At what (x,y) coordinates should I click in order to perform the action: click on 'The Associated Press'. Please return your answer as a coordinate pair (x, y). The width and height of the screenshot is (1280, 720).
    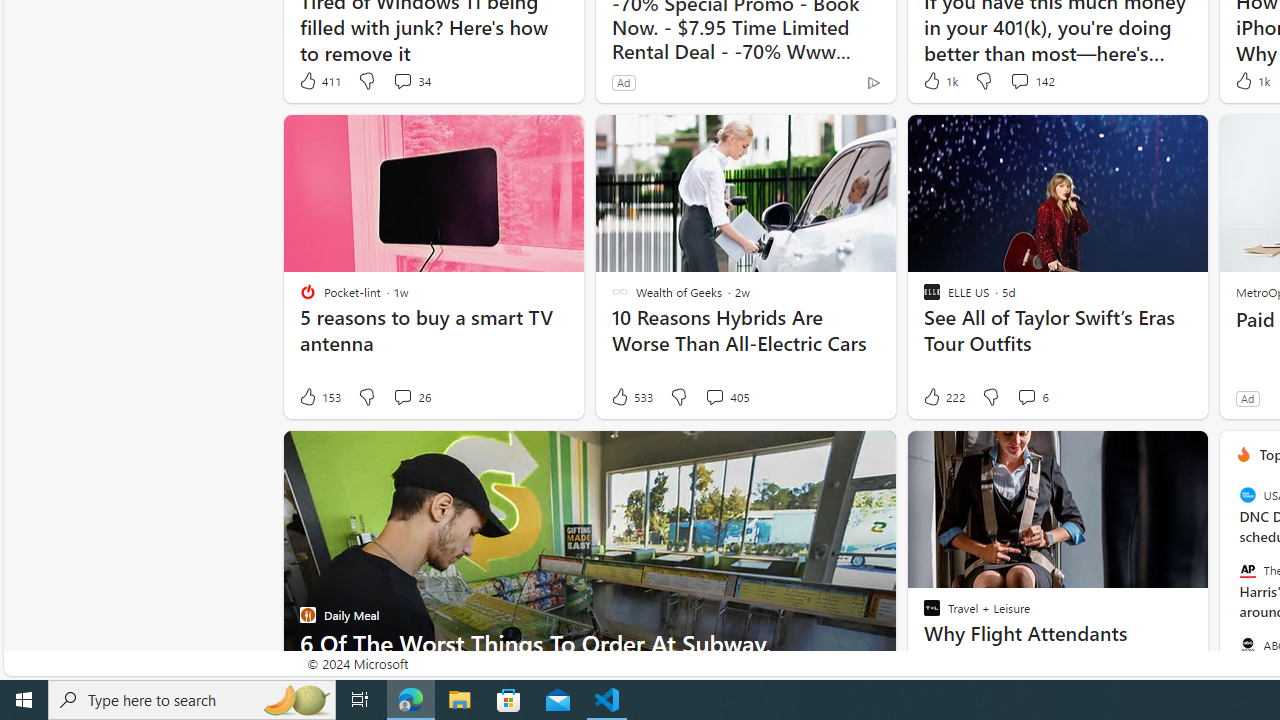
    Looking at the image, I should click on (1246, 570).